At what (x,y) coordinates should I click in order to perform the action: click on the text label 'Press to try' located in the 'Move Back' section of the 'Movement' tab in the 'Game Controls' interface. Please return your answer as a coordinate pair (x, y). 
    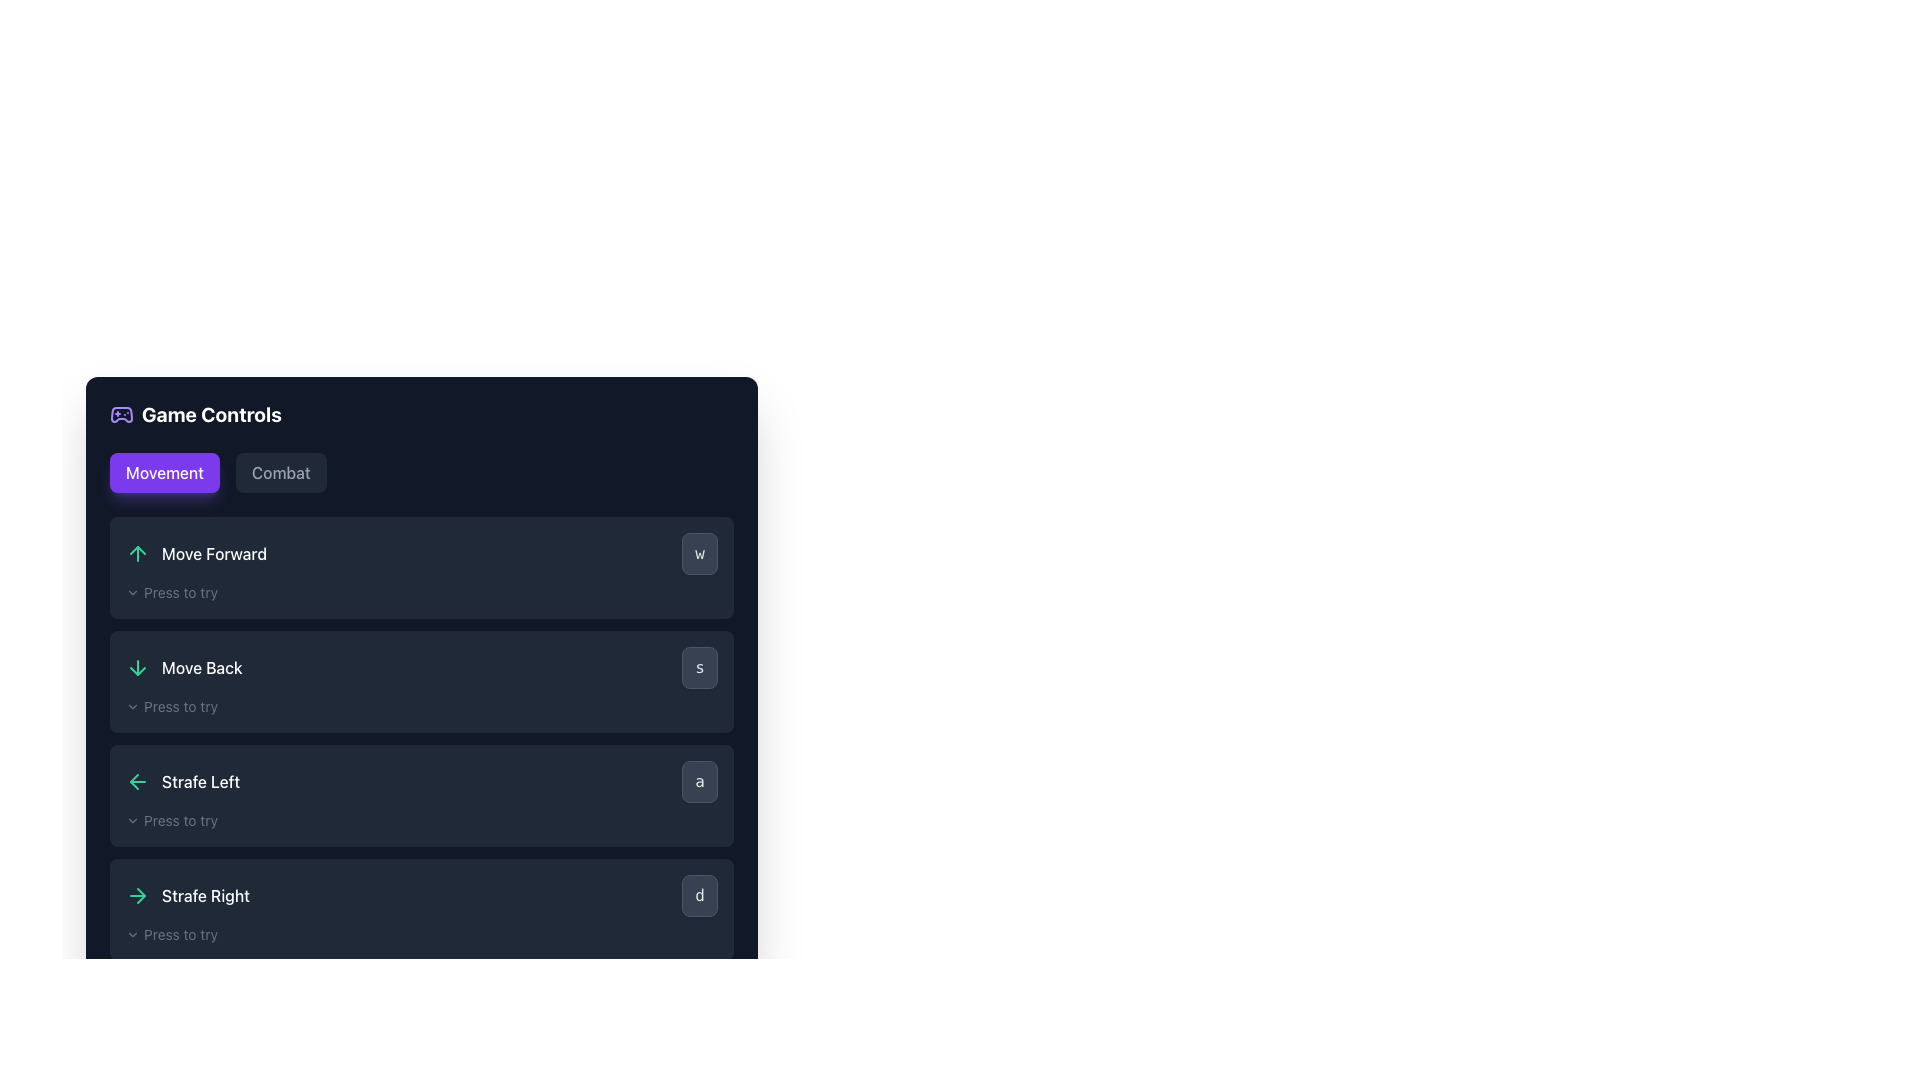
    Looking at the image, I should click on (181, 705).